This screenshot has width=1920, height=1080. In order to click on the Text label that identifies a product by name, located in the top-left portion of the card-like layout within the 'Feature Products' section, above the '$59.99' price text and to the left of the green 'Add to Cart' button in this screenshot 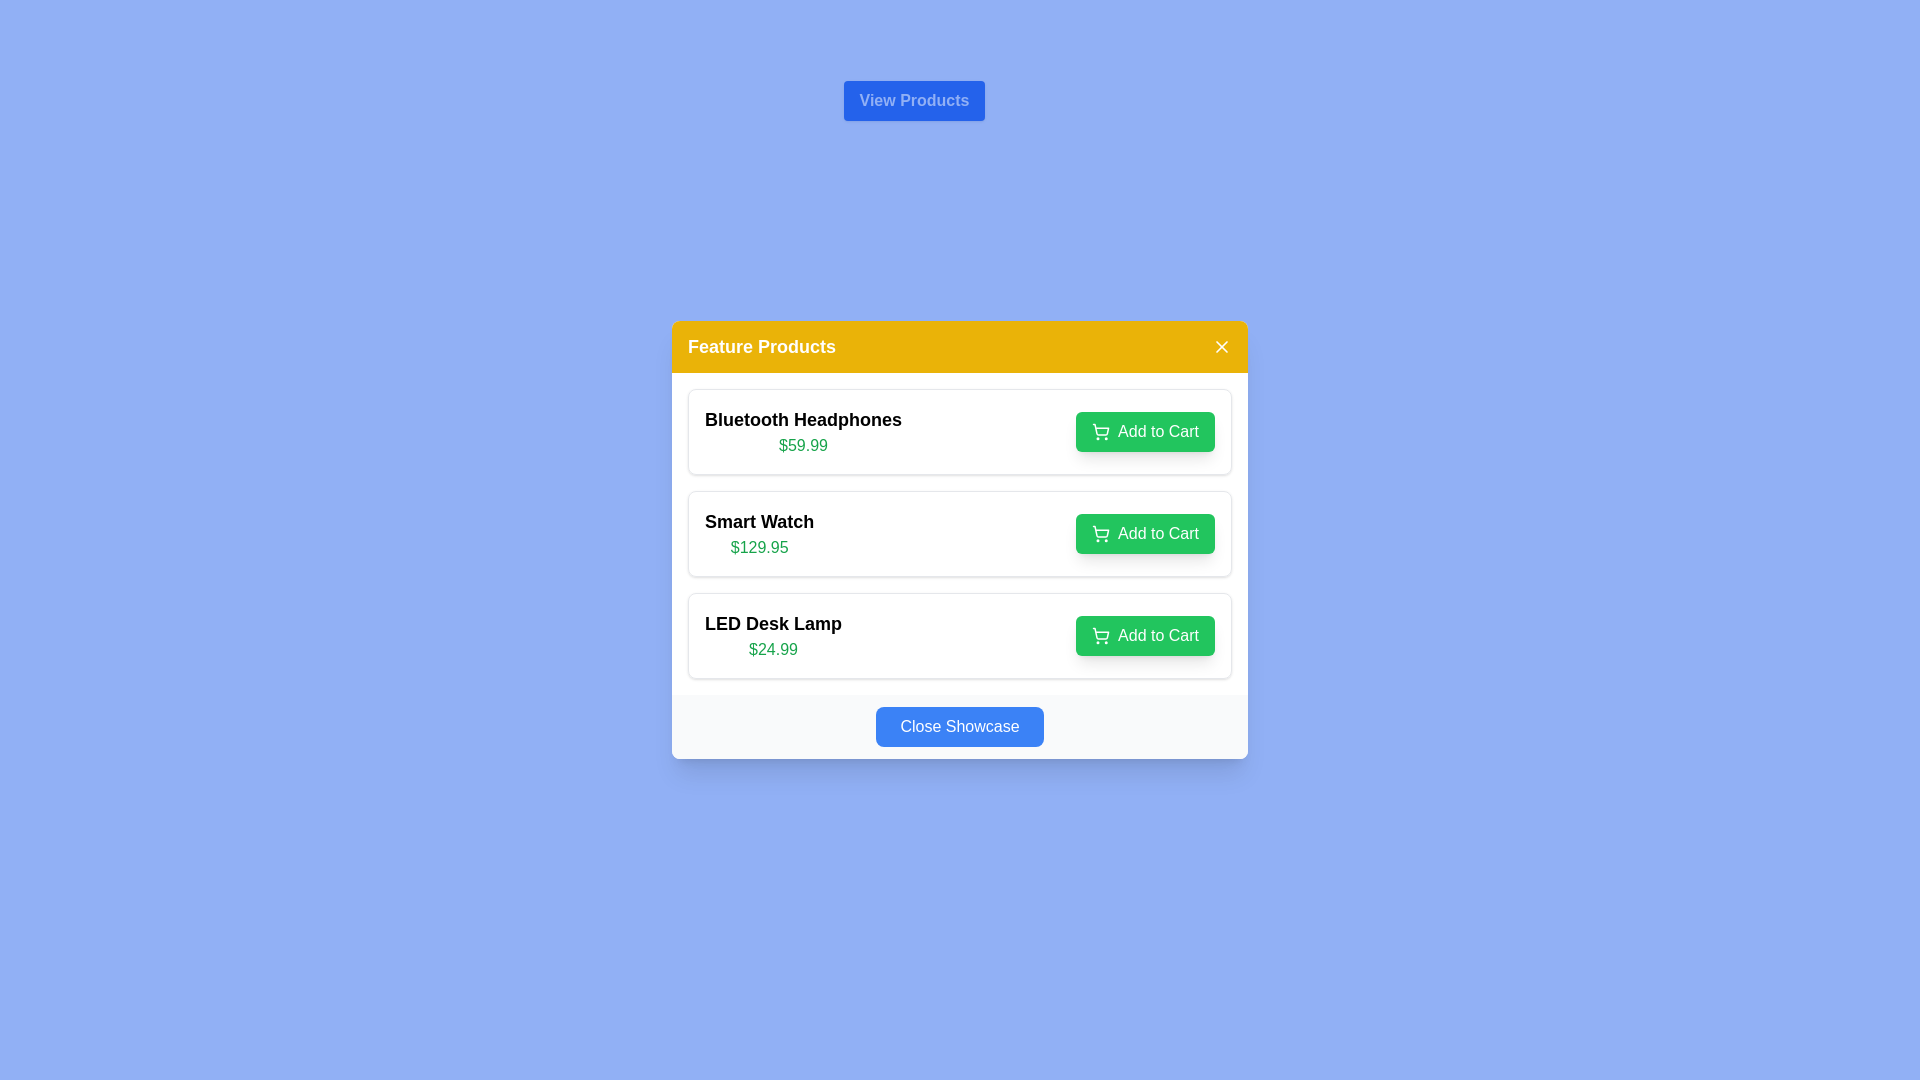, I will do `click(803, 419)`.